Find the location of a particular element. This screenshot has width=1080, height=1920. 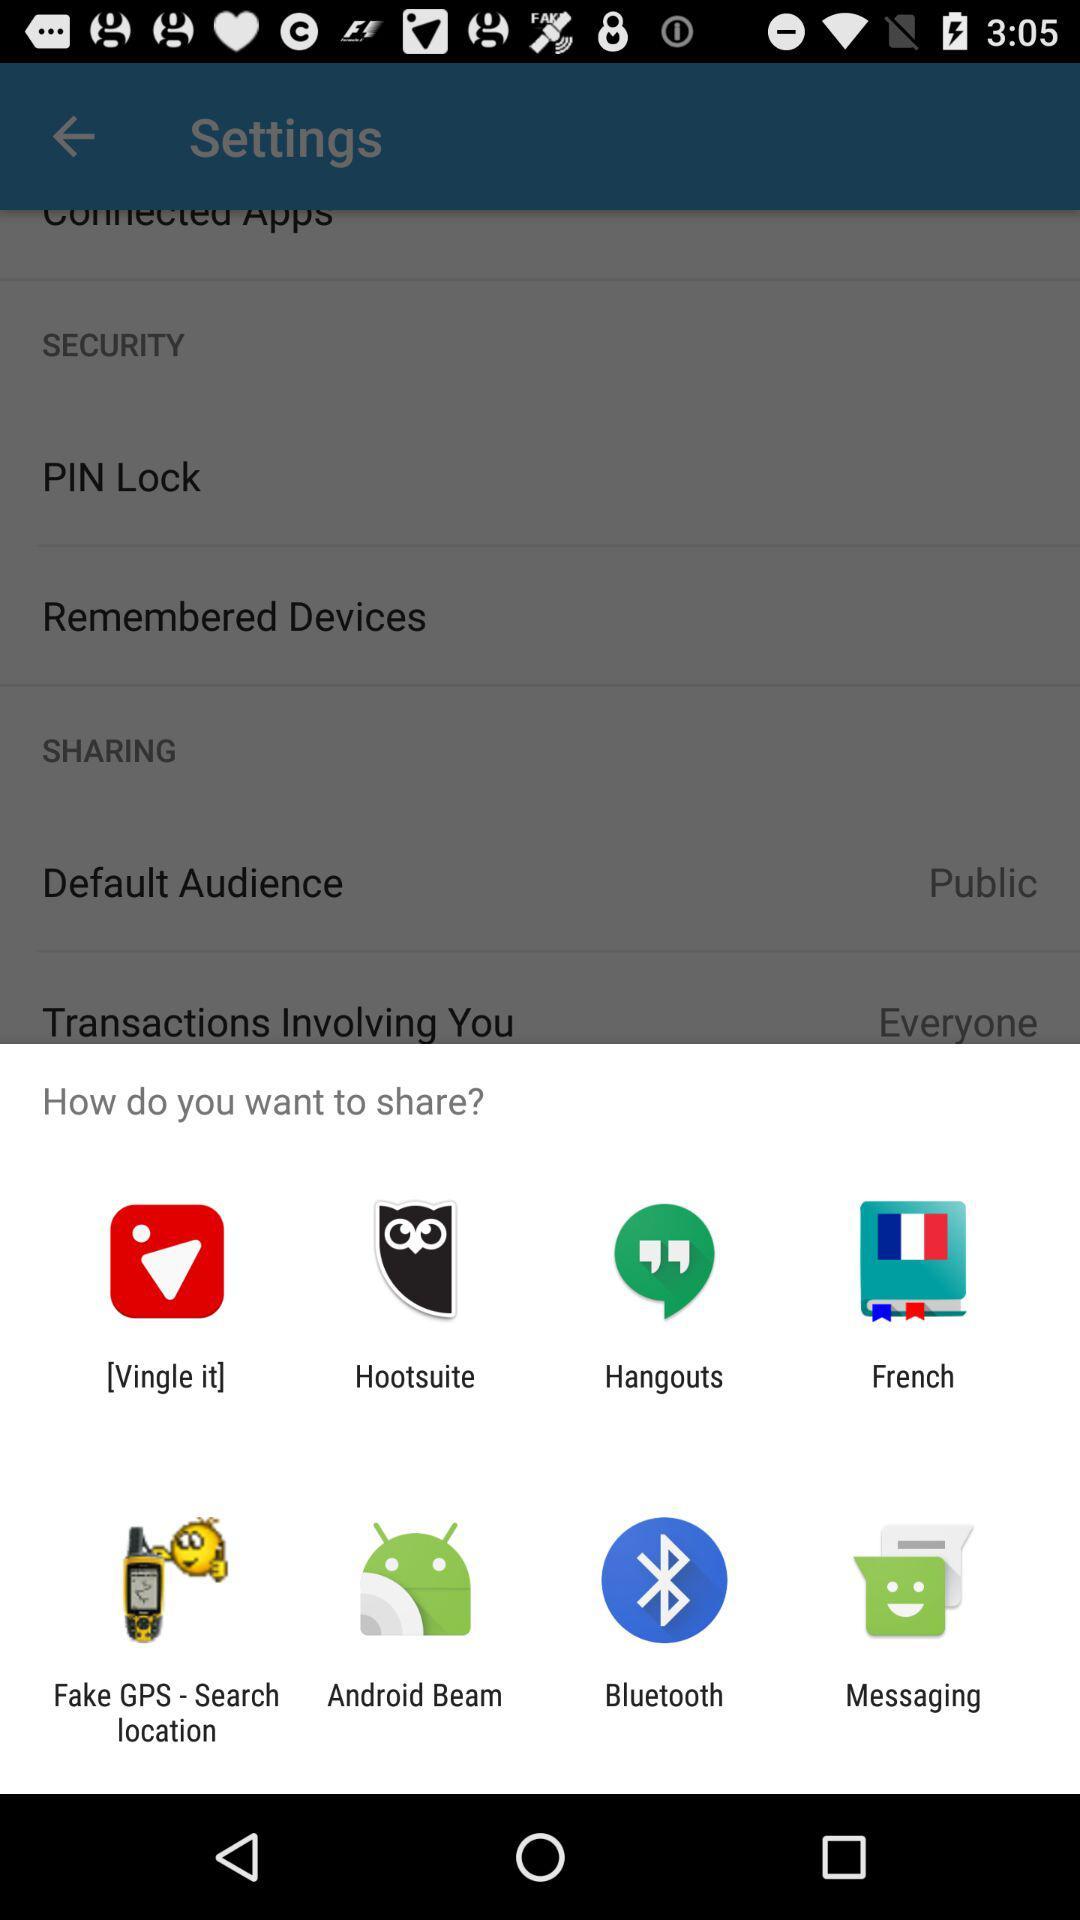

the item to the right of [vingle it] app is located at coordinates (414, 1392).